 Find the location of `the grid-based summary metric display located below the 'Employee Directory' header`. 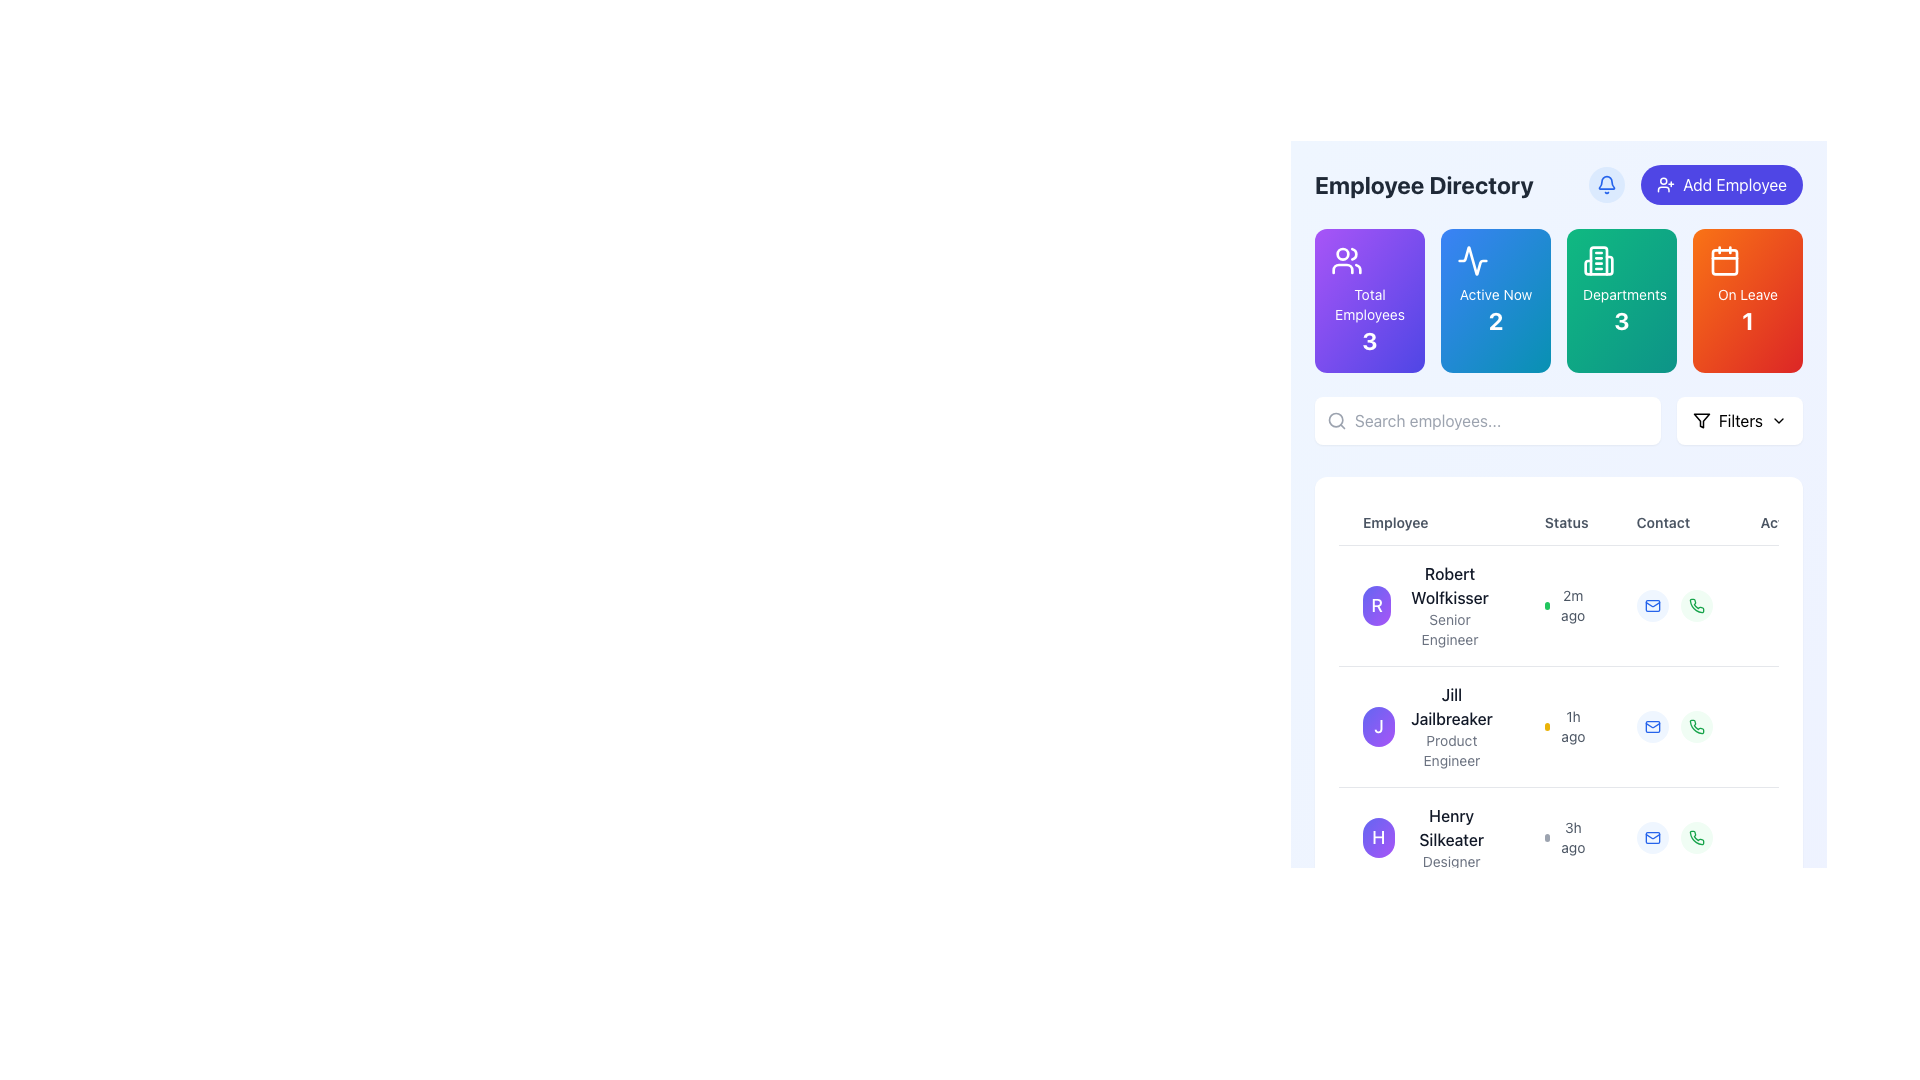

the grid-based summary metric display located below the 'Employee Directory' header is located at coordinates (1558, 300).